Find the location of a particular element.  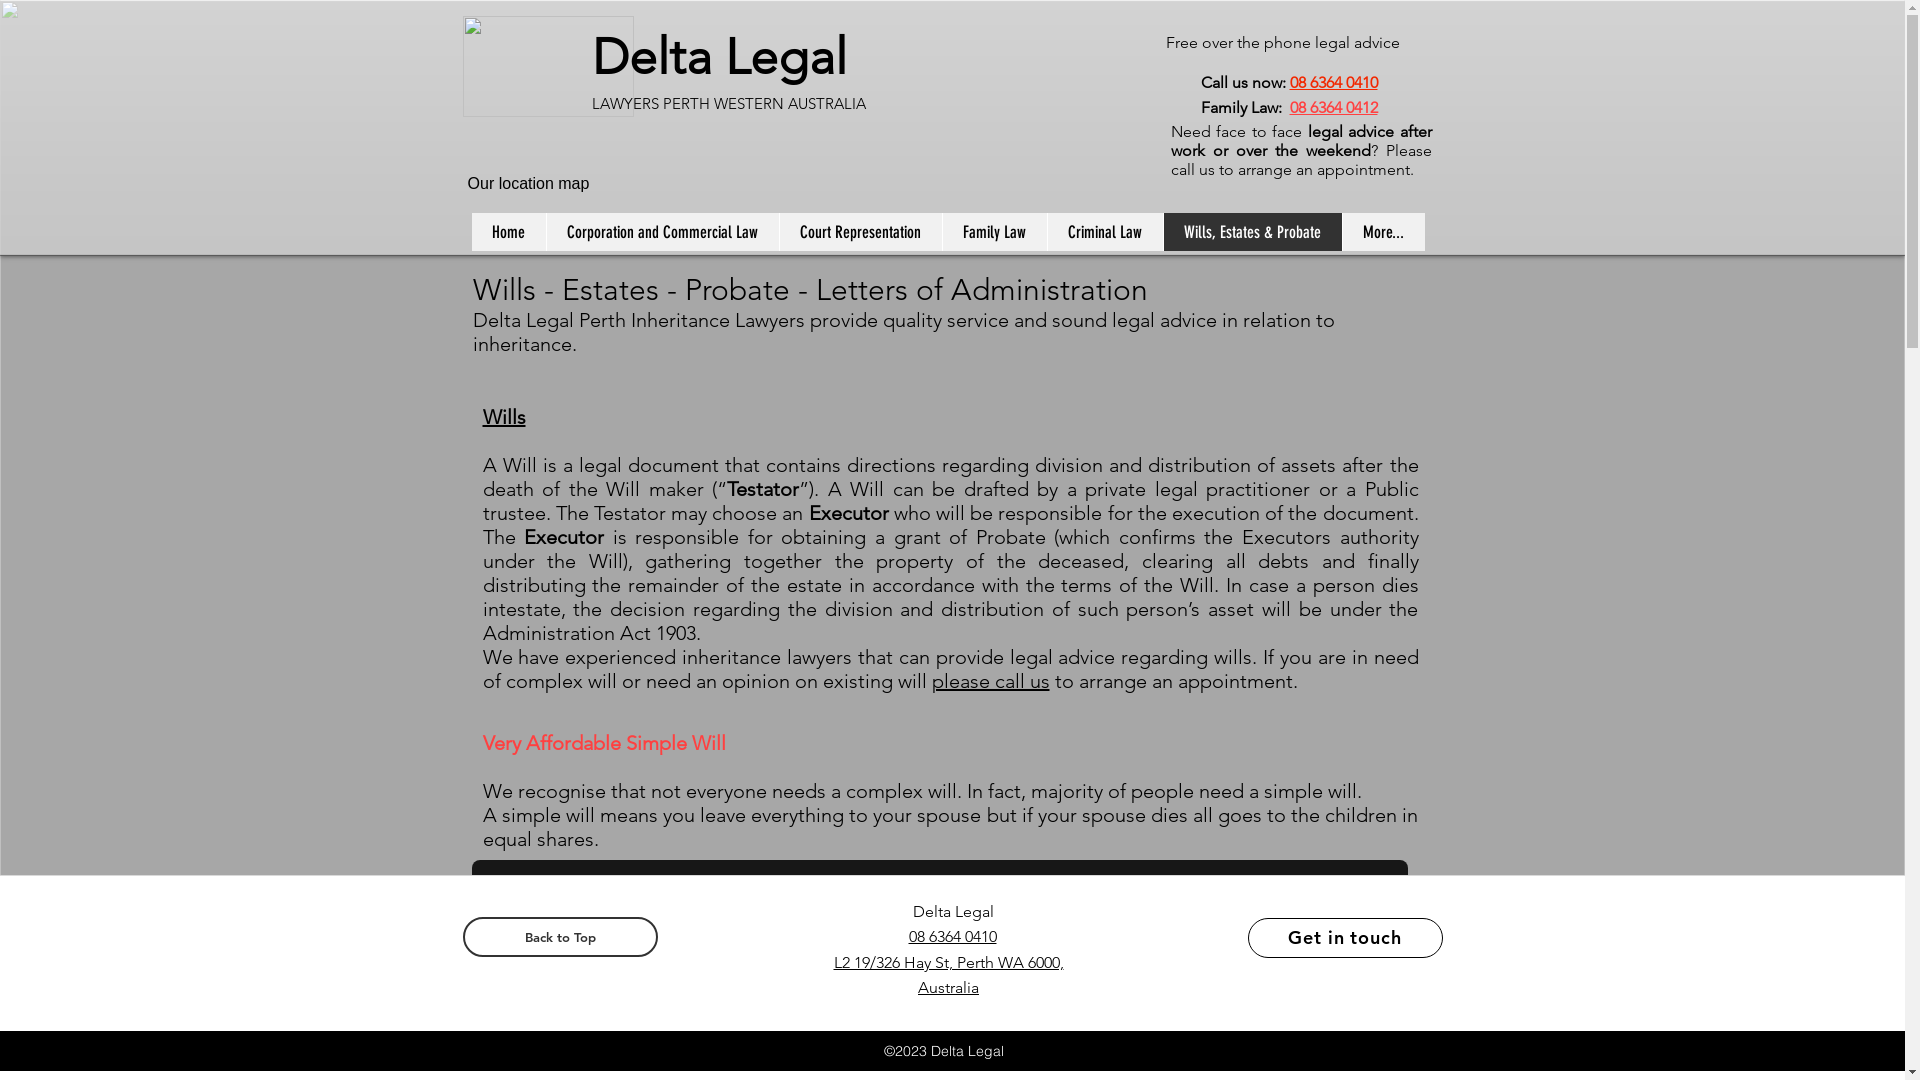

'please call us' is located at coordinates (990, 680).